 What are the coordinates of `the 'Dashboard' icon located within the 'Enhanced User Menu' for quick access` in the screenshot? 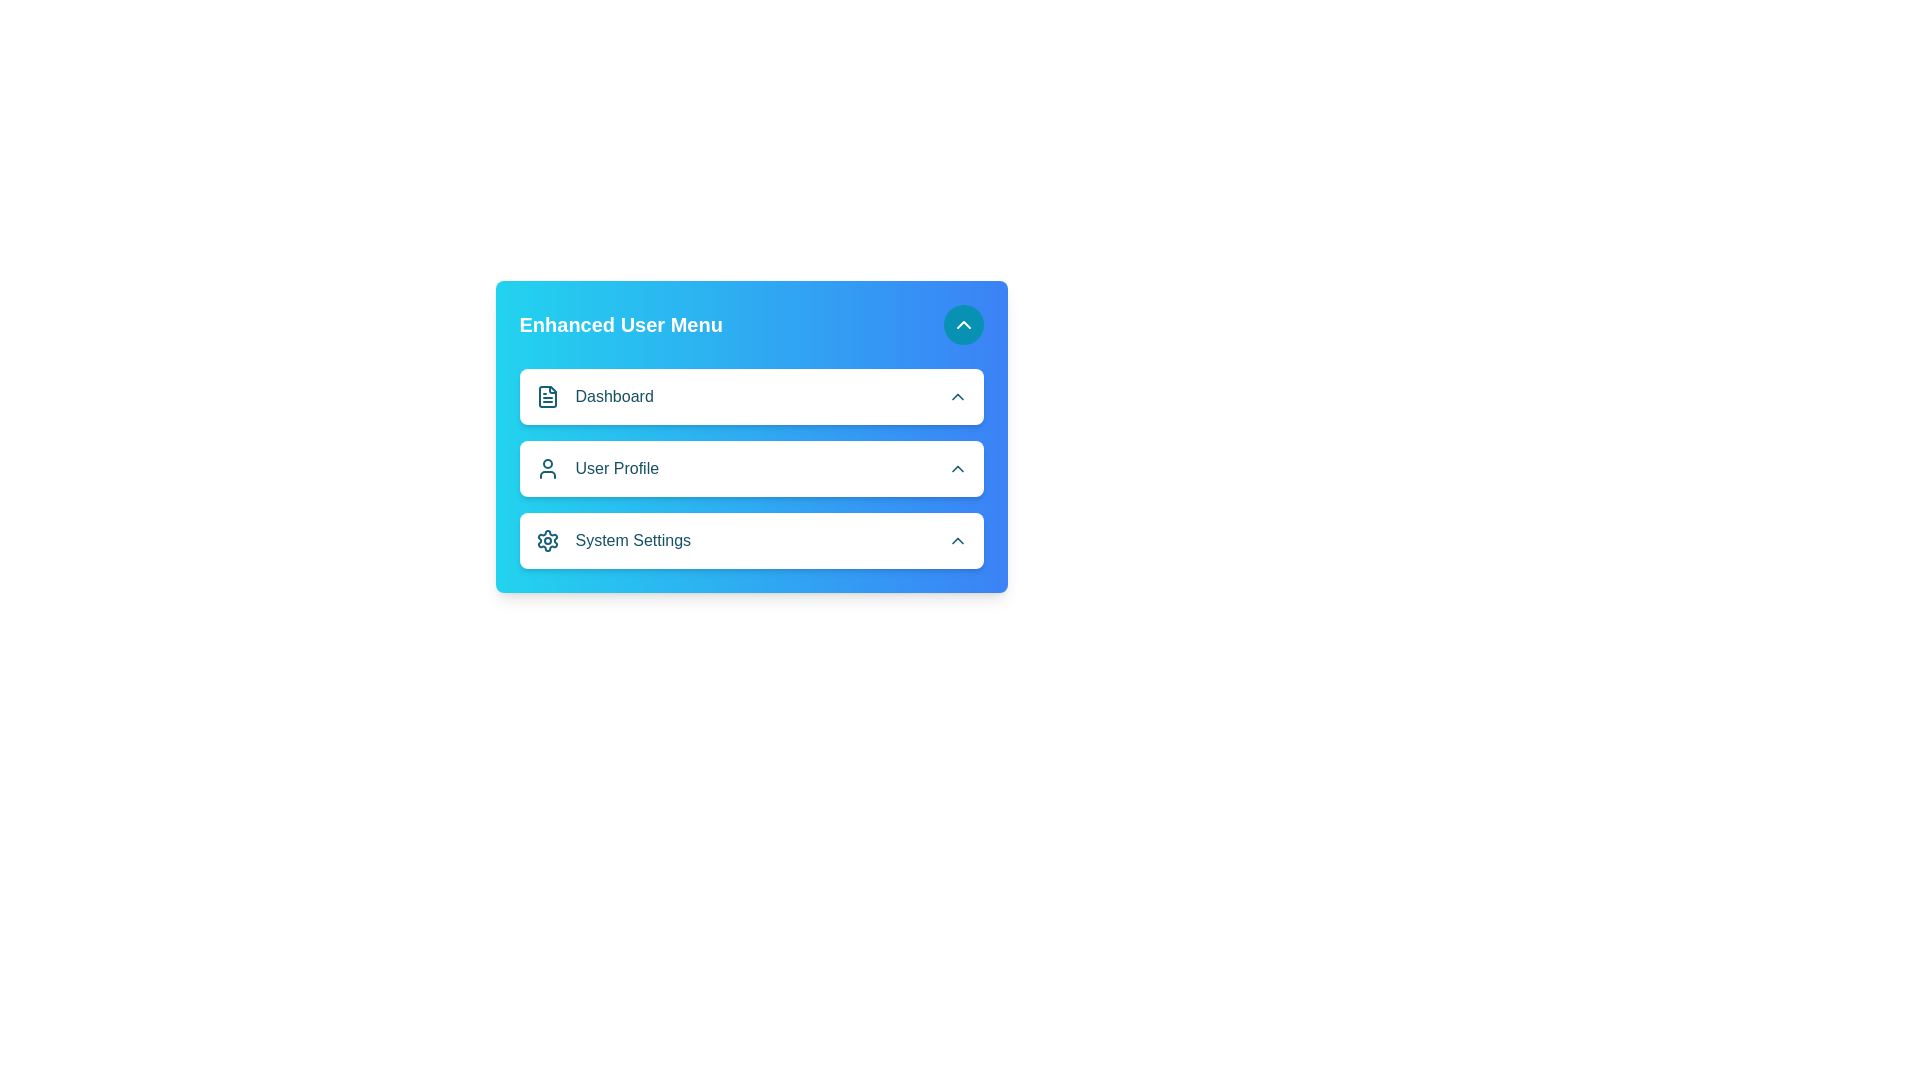 It's located at (547, 397).